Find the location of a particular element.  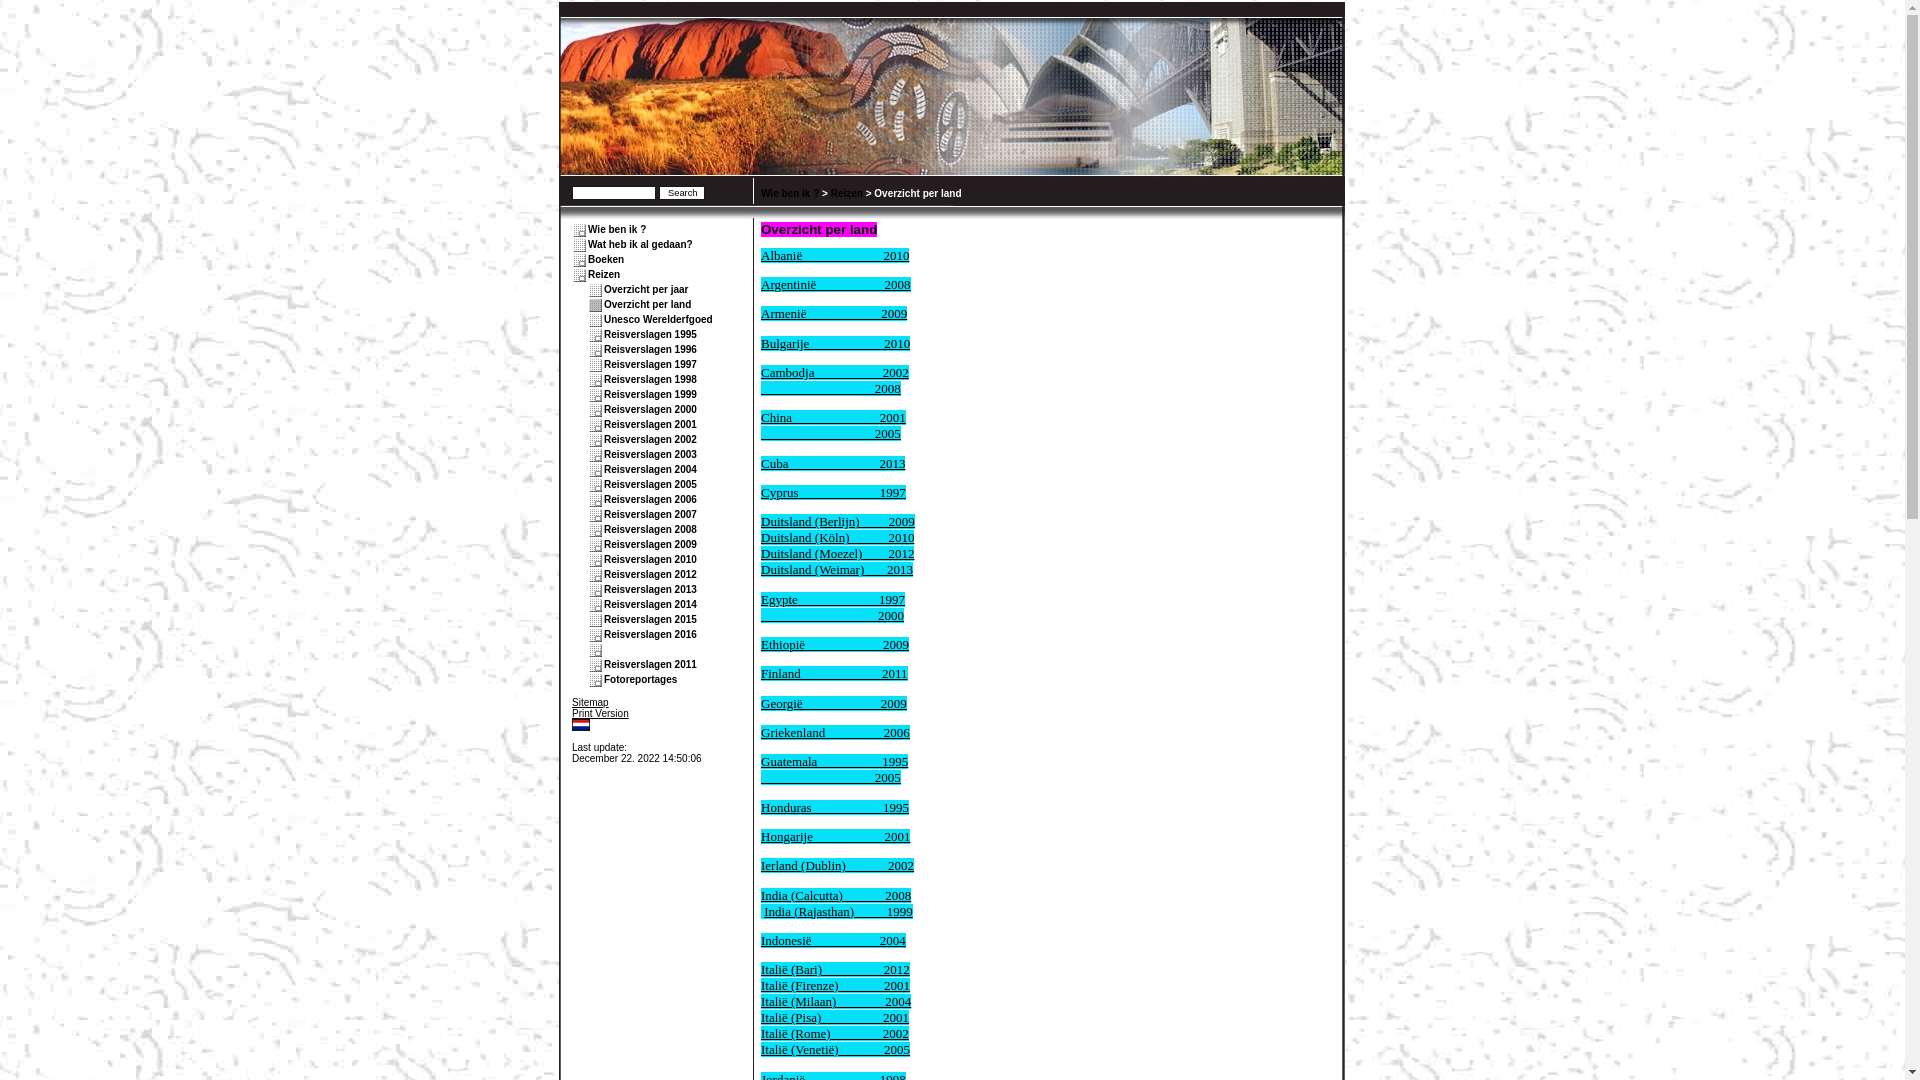

'Boeken' is located at coordinates (604, 258).